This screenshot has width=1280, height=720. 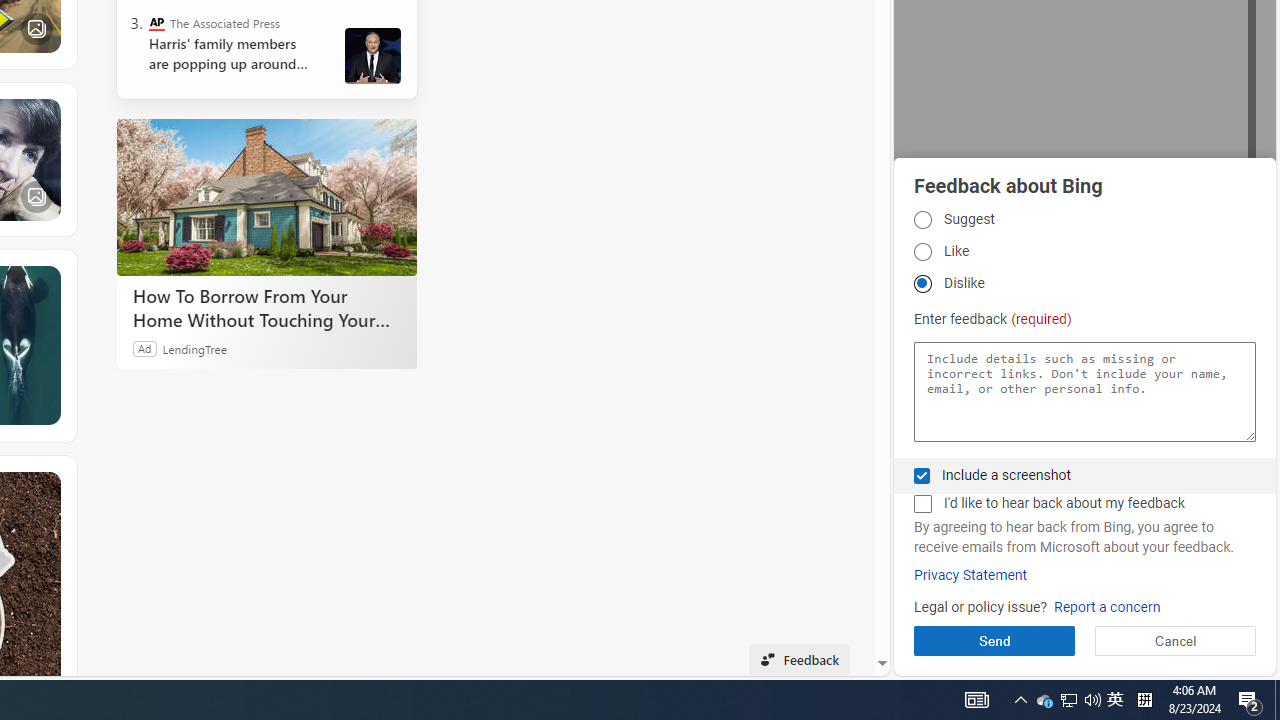 I want to click on 'Suggest Suggest', so click(x=921, y=219).